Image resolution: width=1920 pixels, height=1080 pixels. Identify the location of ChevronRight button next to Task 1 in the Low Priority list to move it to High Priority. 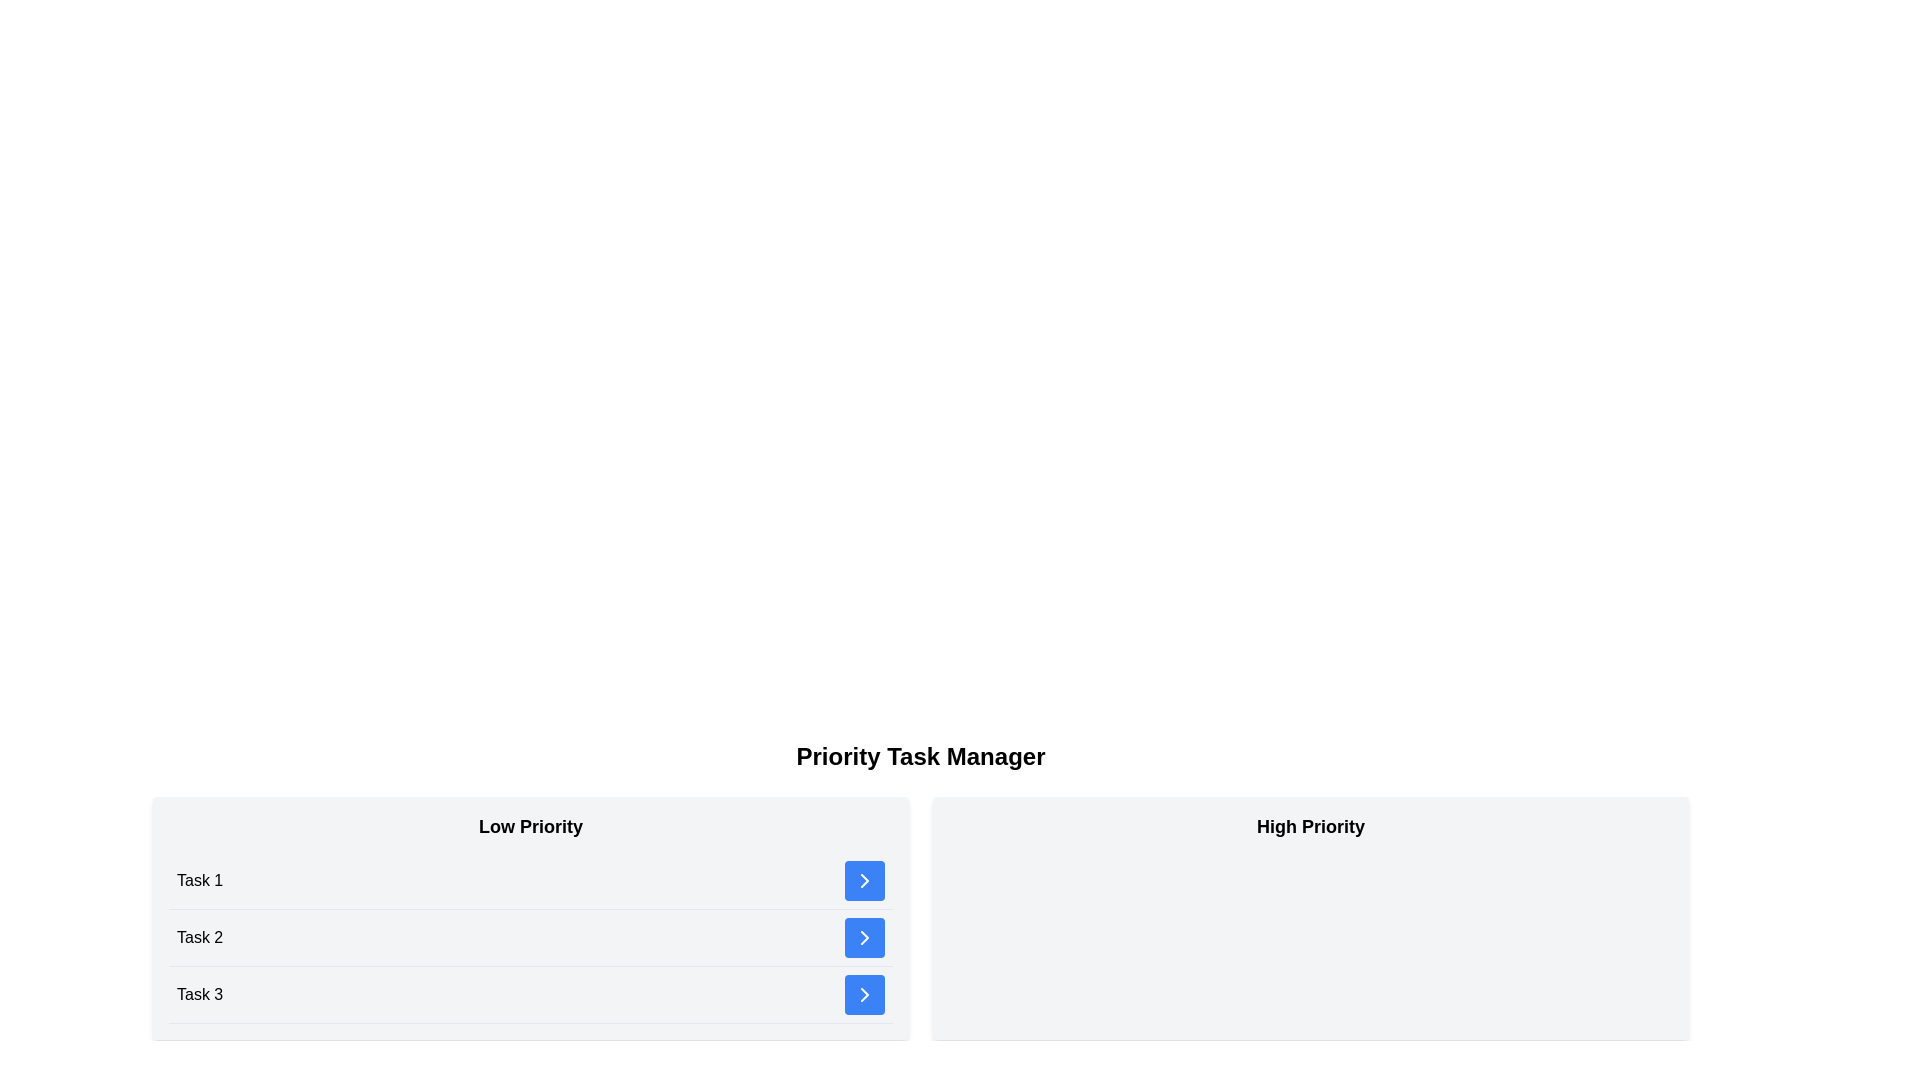
(864, 879).